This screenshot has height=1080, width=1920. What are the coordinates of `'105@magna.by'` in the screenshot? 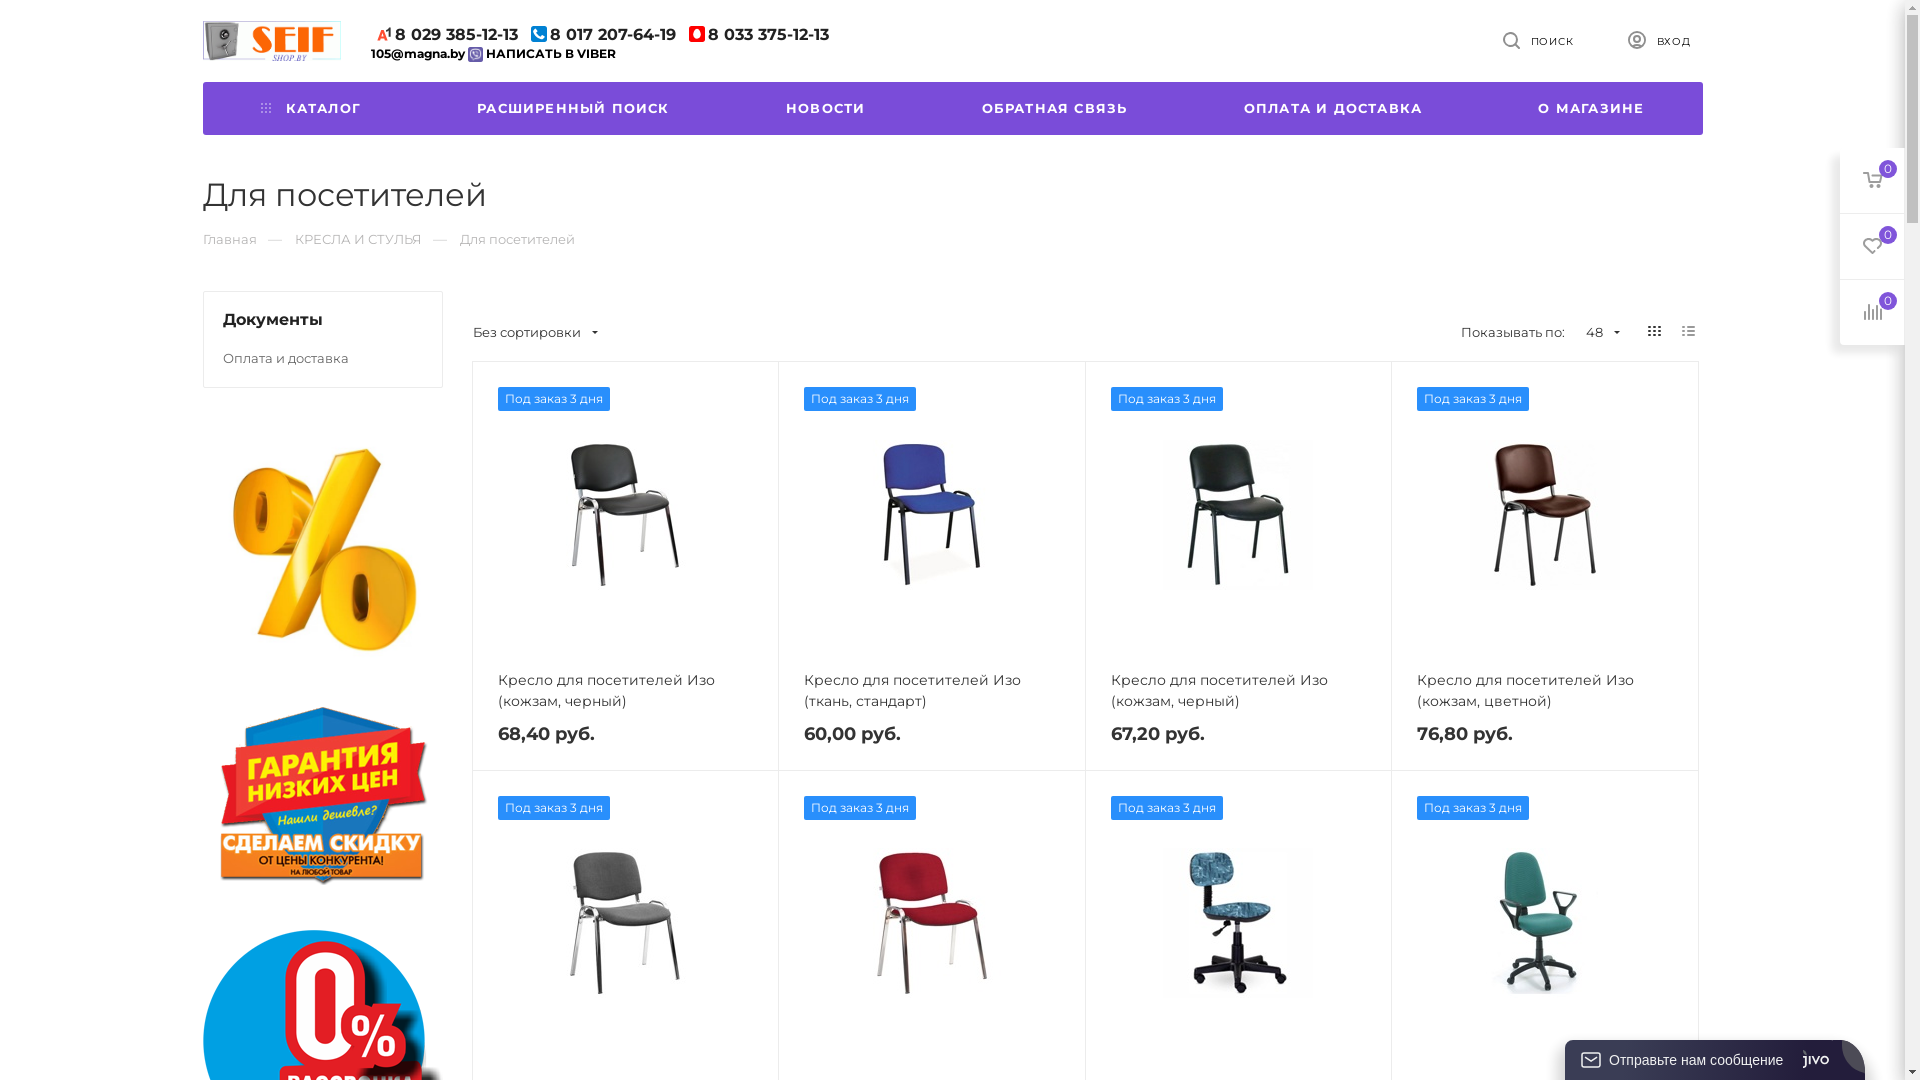 It's located at (416, 52).